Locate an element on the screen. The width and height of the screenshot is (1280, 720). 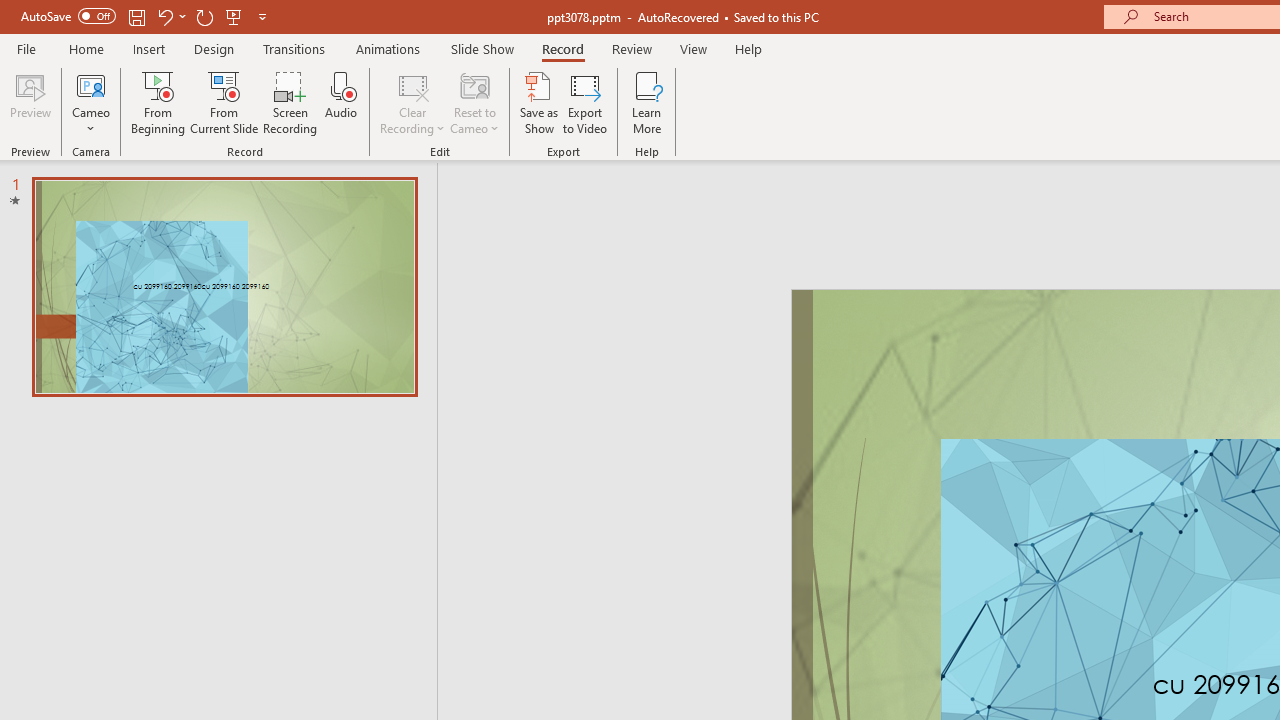
'Insert' is located at coordinates (148, 48).